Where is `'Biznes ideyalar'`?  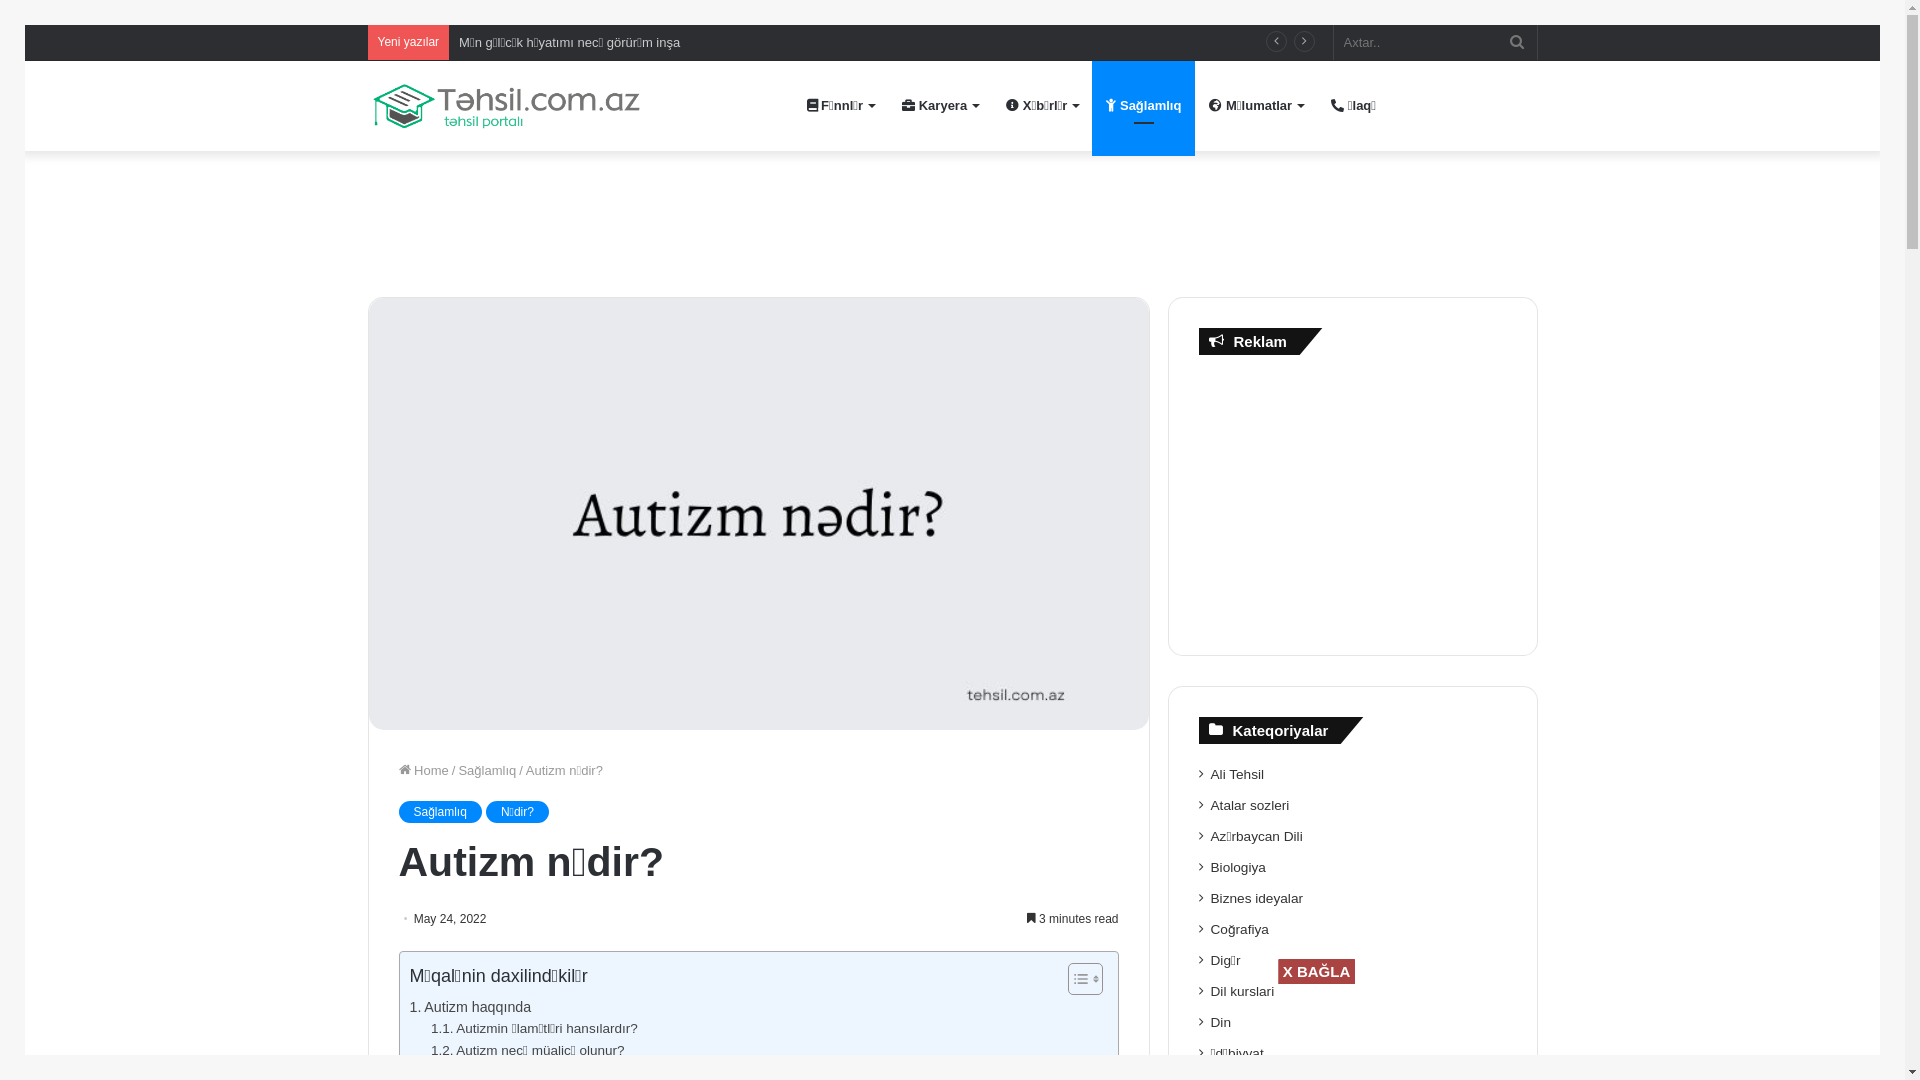 'Biznes ideyalar' is located at coordinates (1256, 897).